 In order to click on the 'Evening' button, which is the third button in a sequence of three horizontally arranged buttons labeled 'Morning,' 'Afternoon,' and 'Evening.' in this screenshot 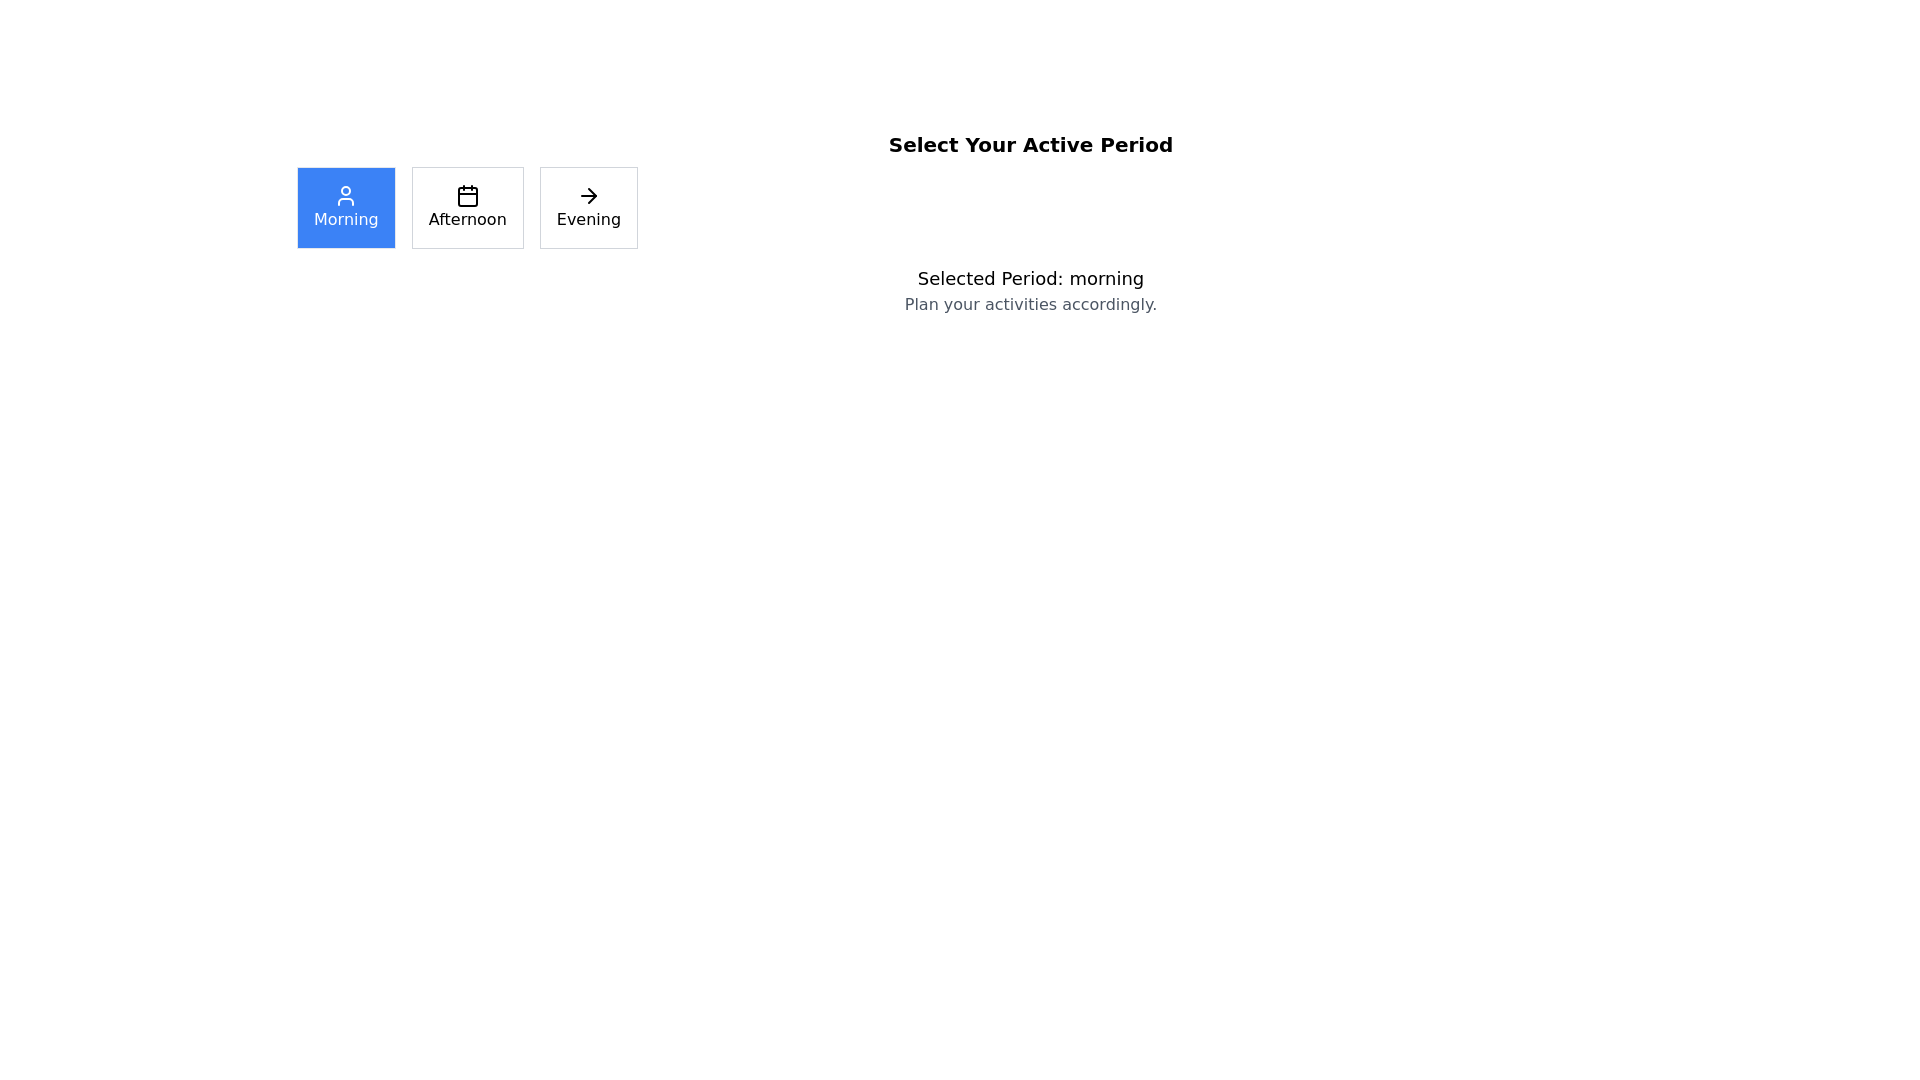, I will do `click(587, 208)`.